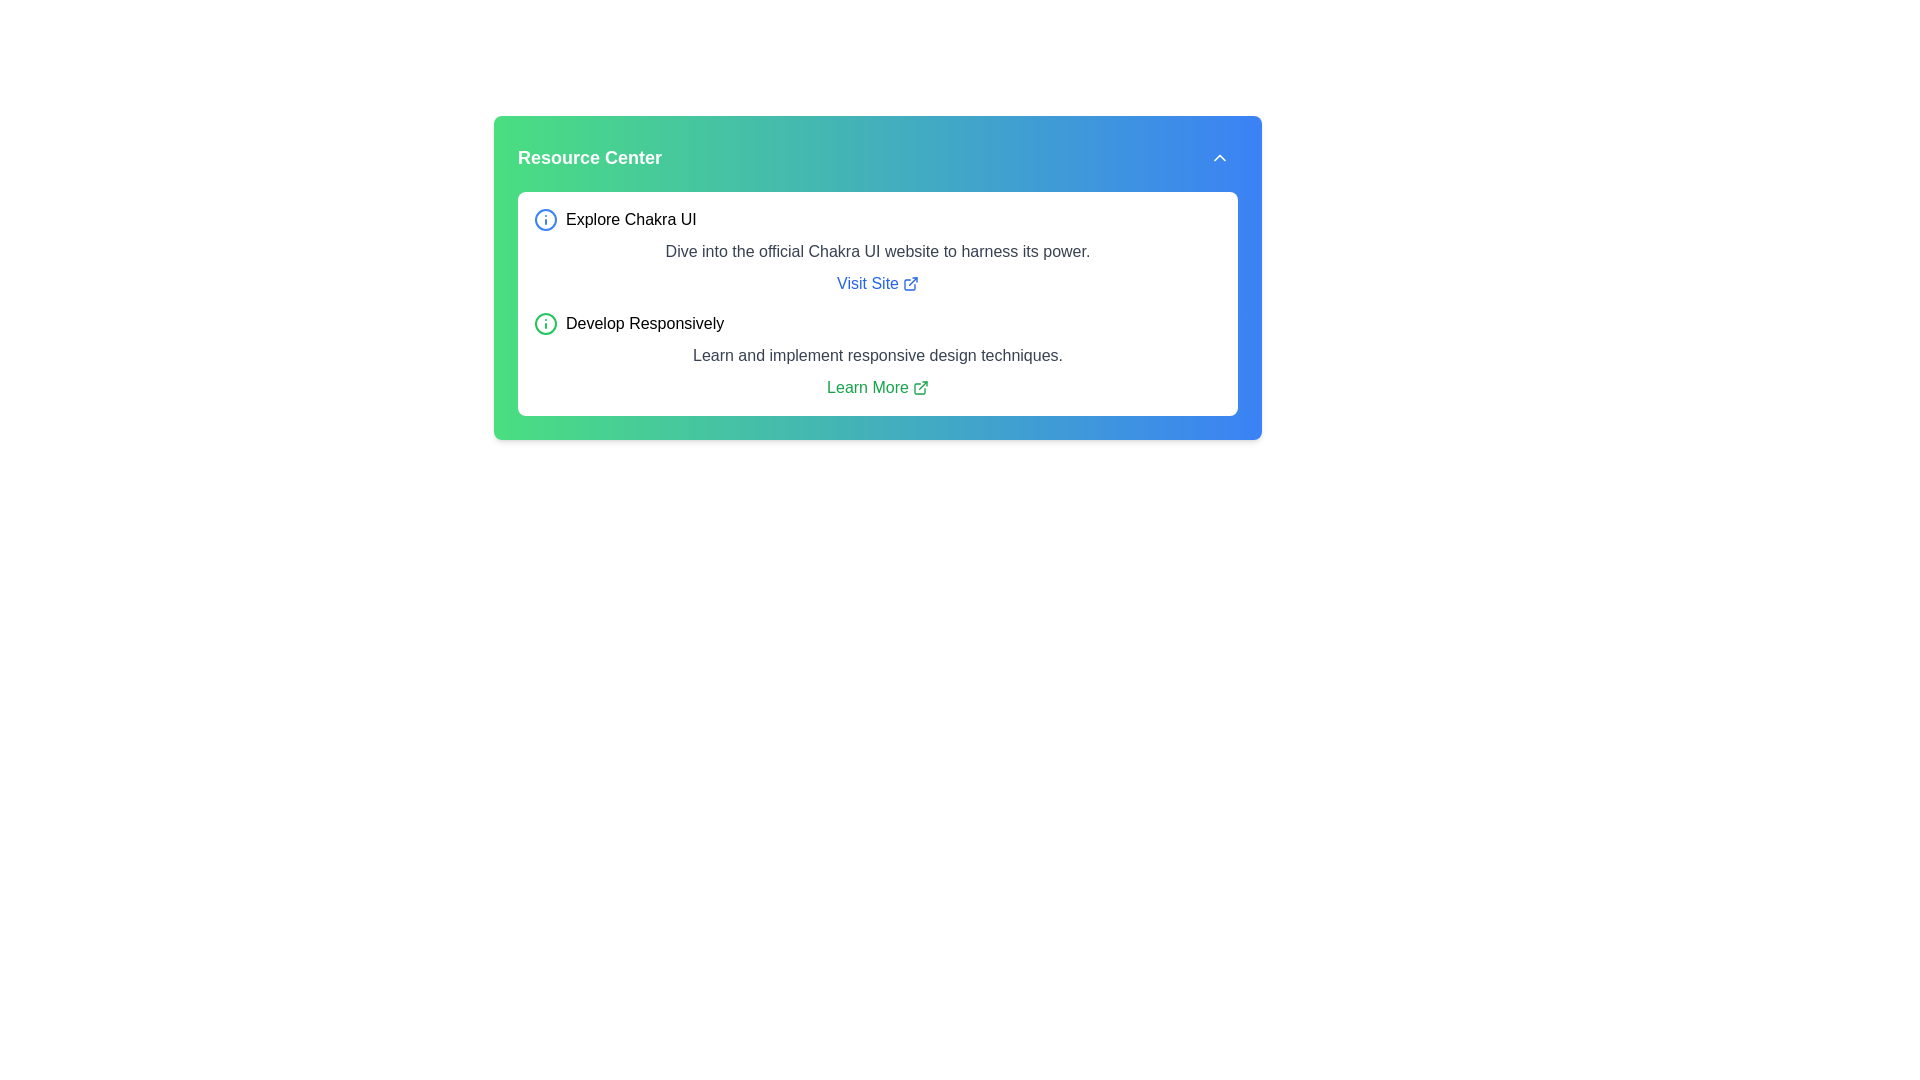 This screenshot has height=1080, width=1920. Describe the element at coordinates (546, 323) in the screenshot. I see `the green circular icon with a white center resembling an info symbol, located to the left of the text 'Develop Responsively'` at that location.